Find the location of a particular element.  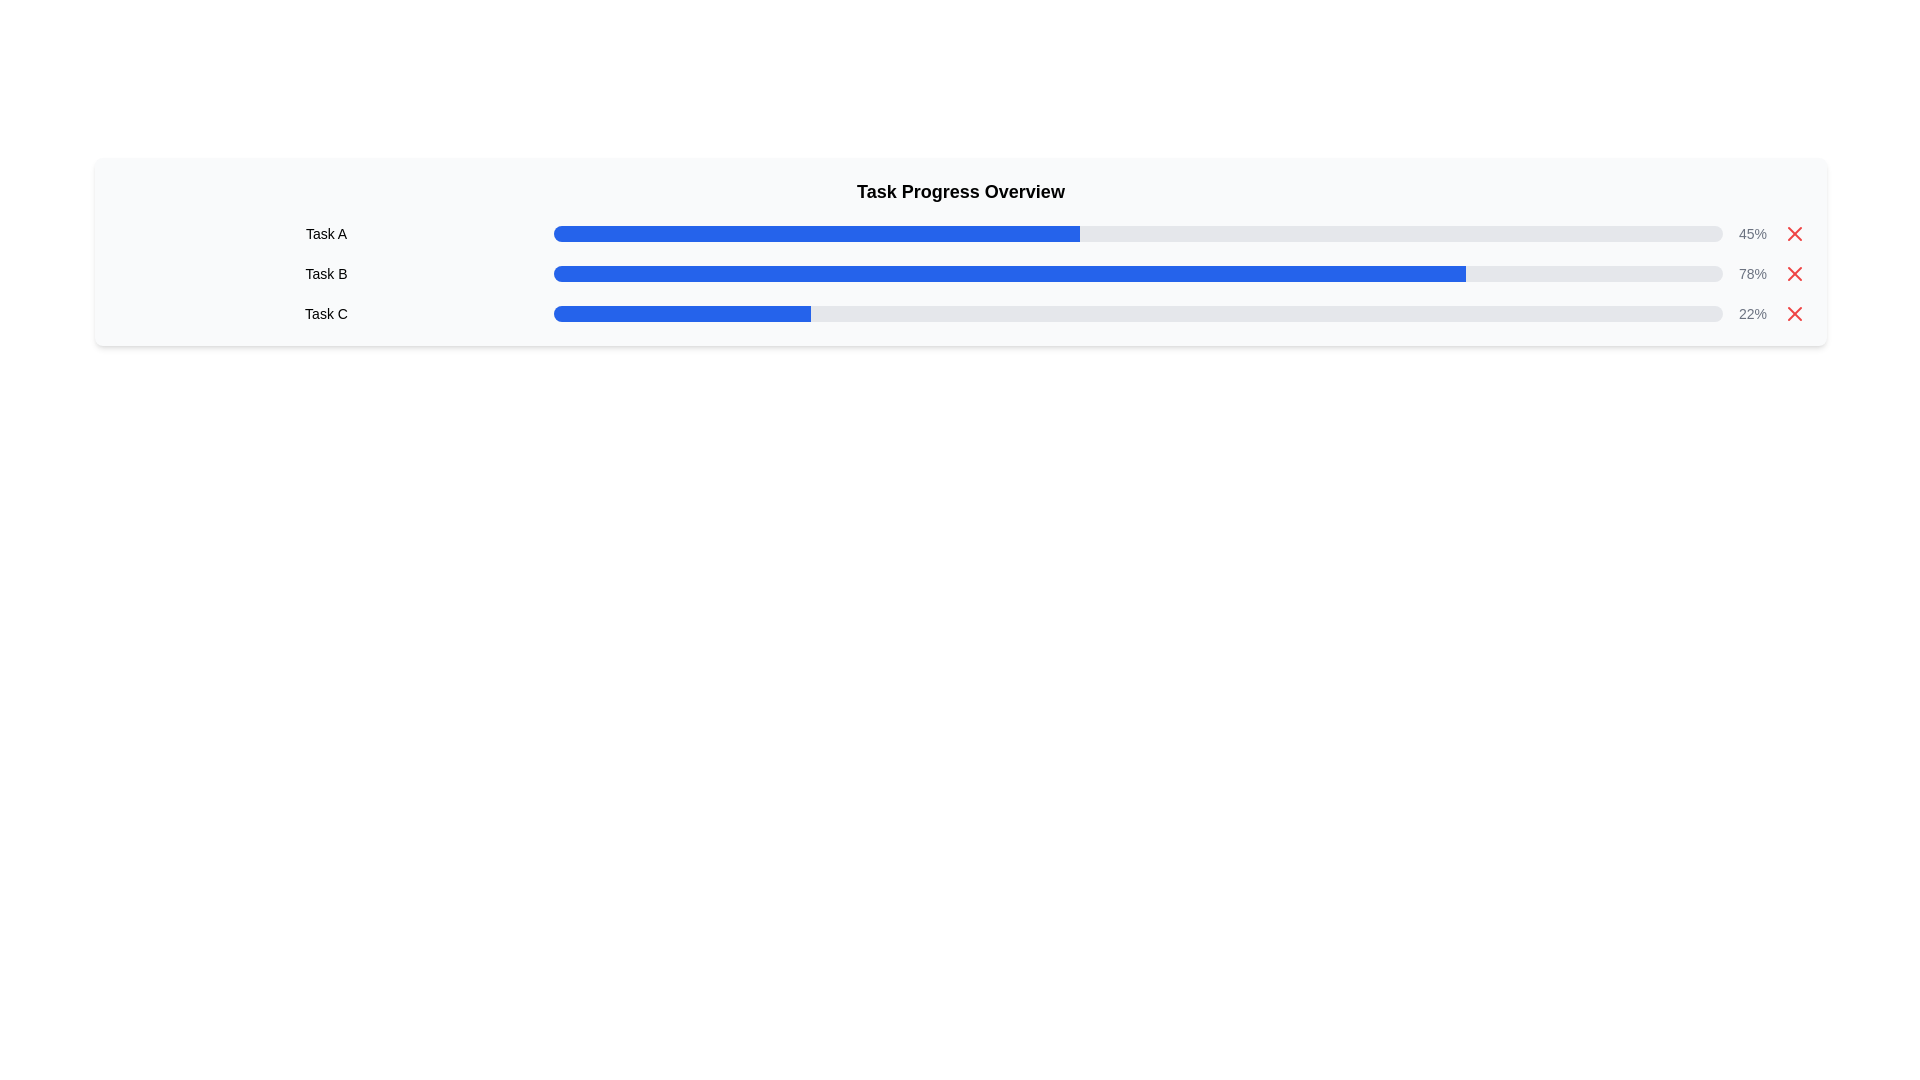

text displayed in the bold text label 'Task Progress Overview', which is positioned at the upper part of the dashboard is located at coordinates (960, 192).